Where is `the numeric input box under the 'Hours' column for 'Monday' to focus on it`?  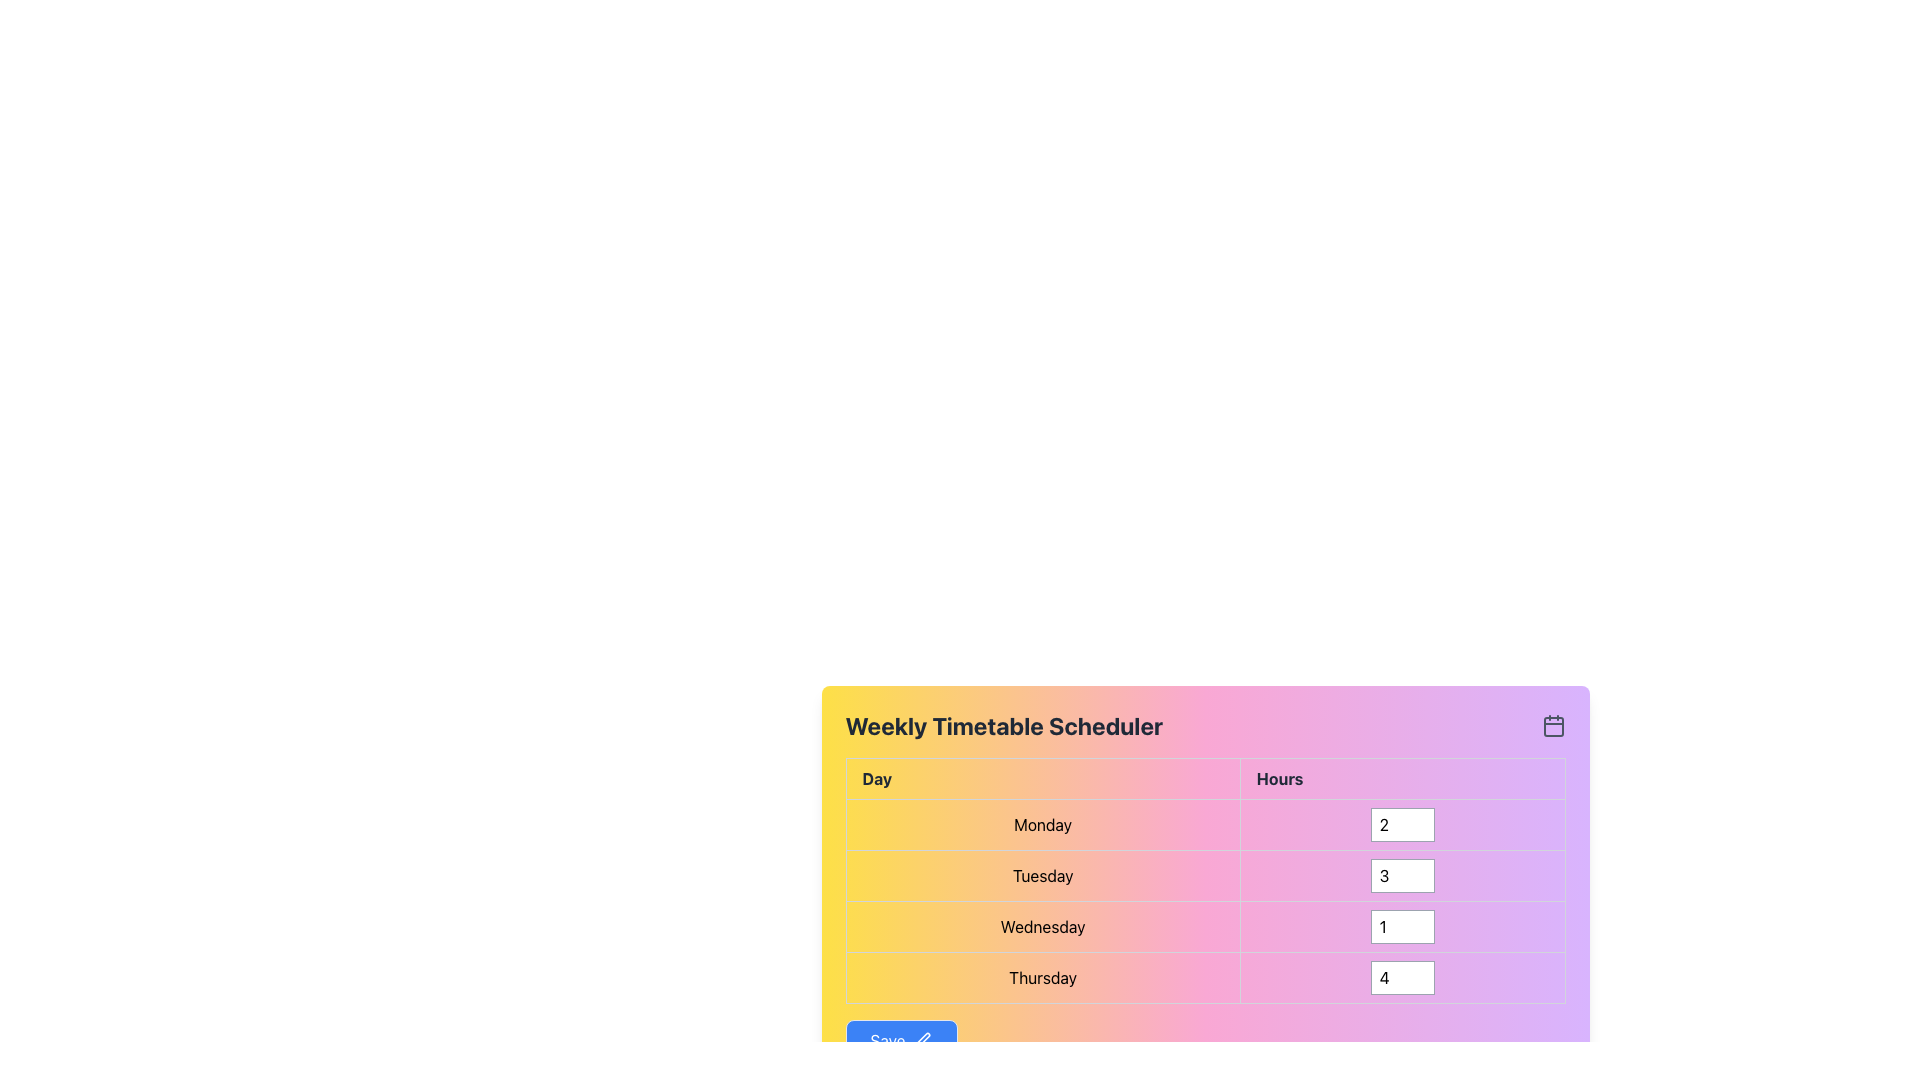 the numeric input box under the 'Hours' column for 'Monday' to focus on it is located at coordinates (1401, 825).